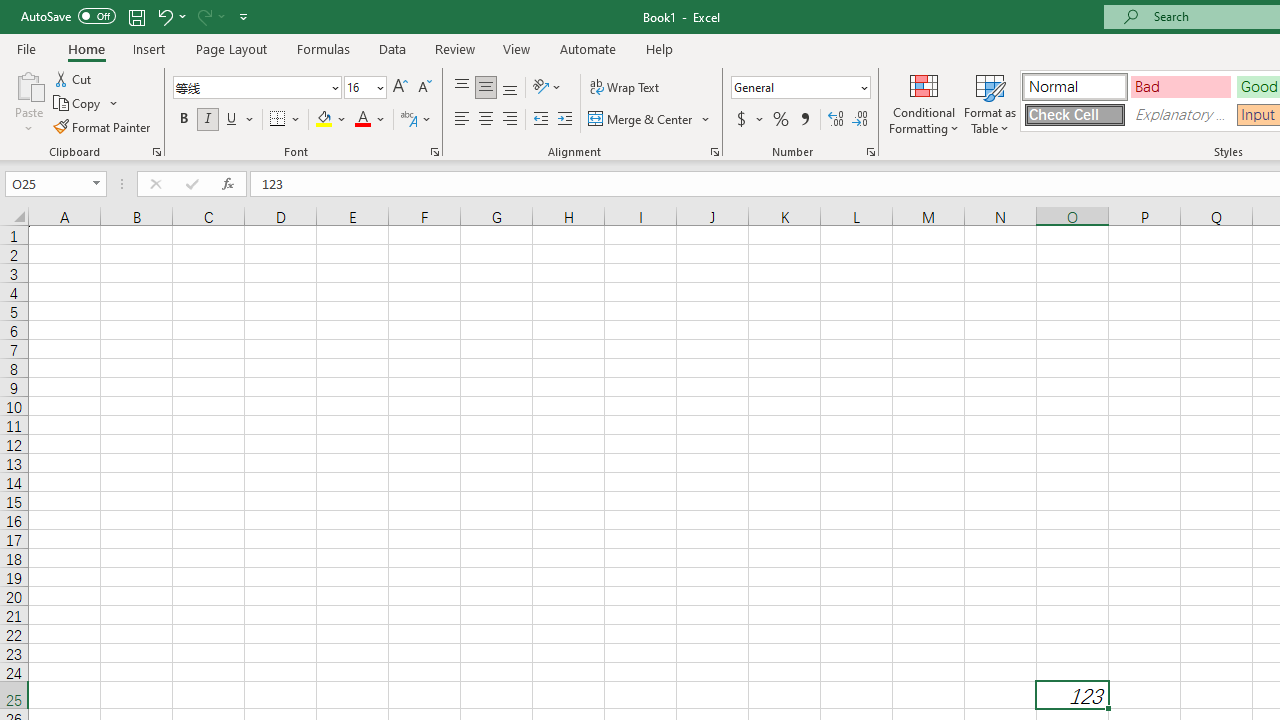 The height and width of the screenshot is (720, 1280). Describe the element at coordinates (85, 103) in the screenshot. I see `'Copy'` at that location.